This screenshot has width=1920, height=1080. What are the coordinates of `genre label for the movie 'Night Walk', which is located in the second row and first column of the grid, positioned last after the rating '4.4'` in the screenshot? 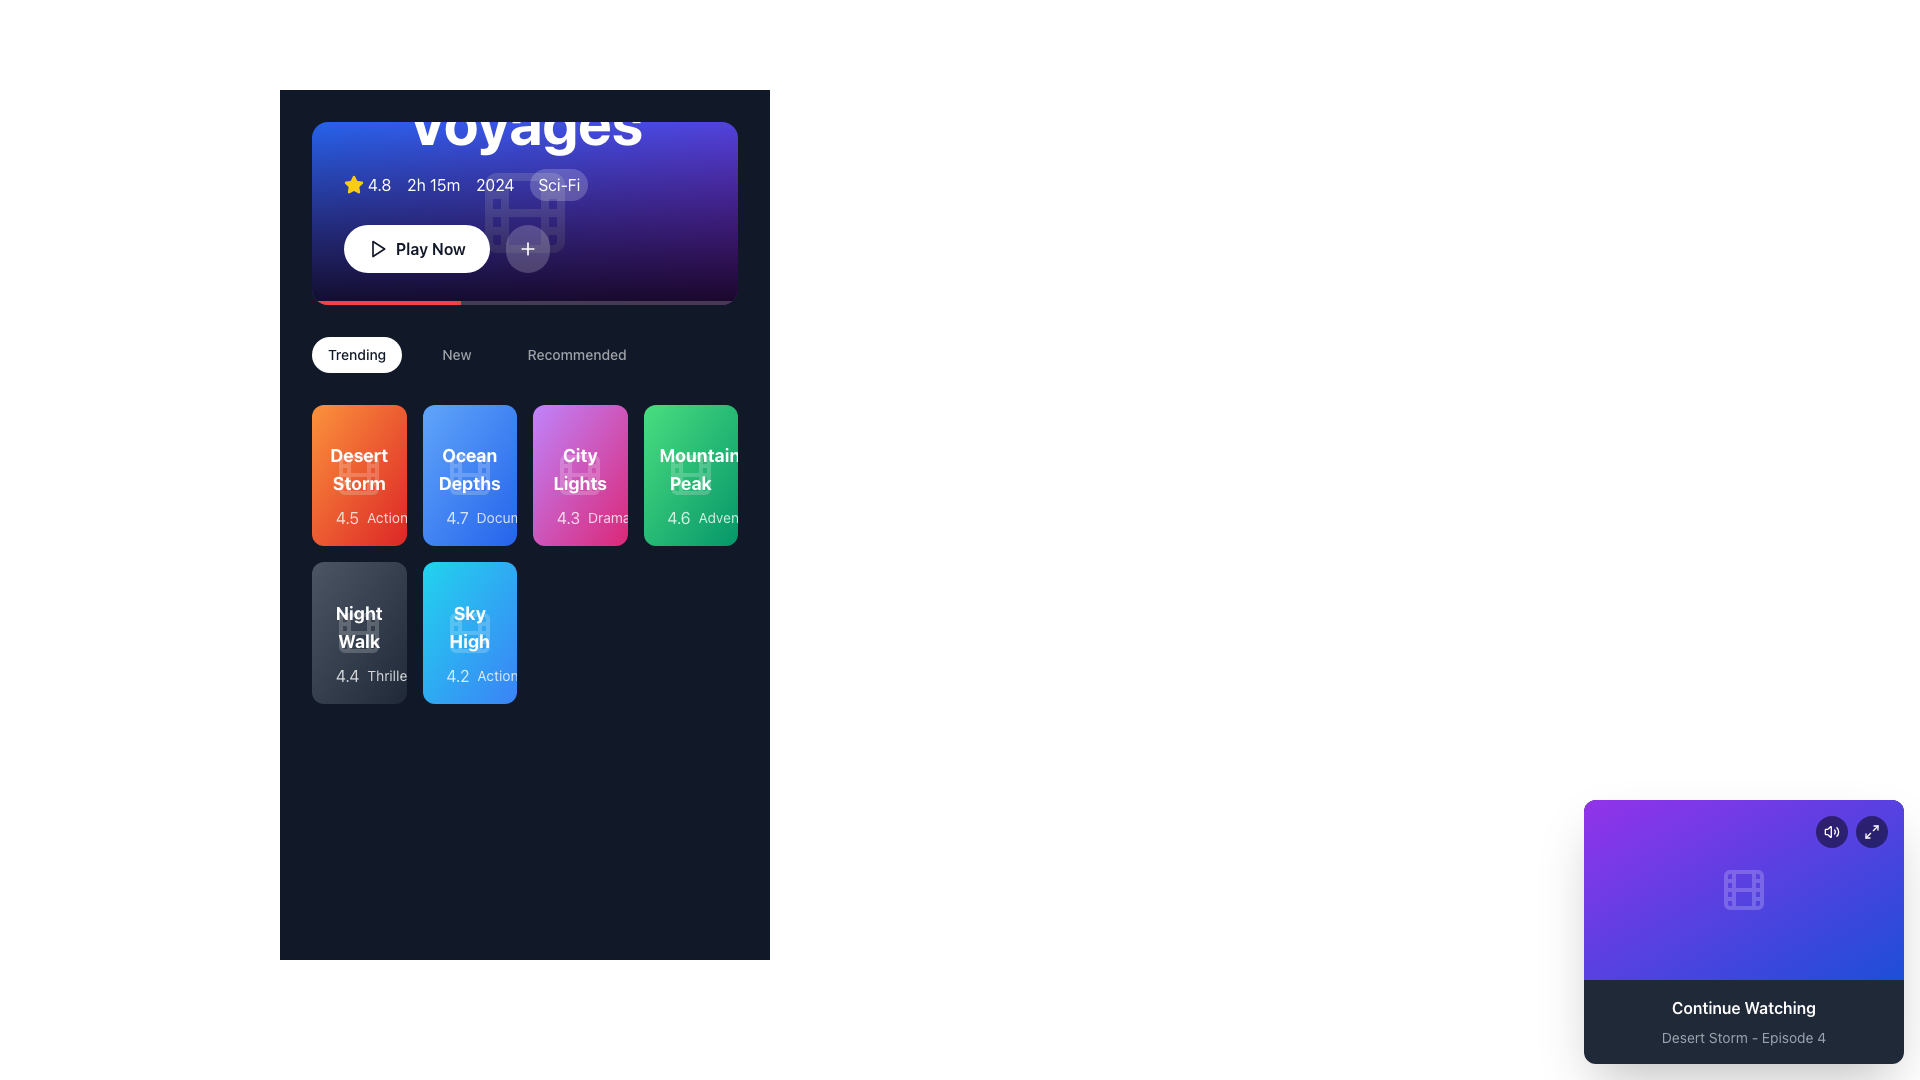 It's located at (389, 675).